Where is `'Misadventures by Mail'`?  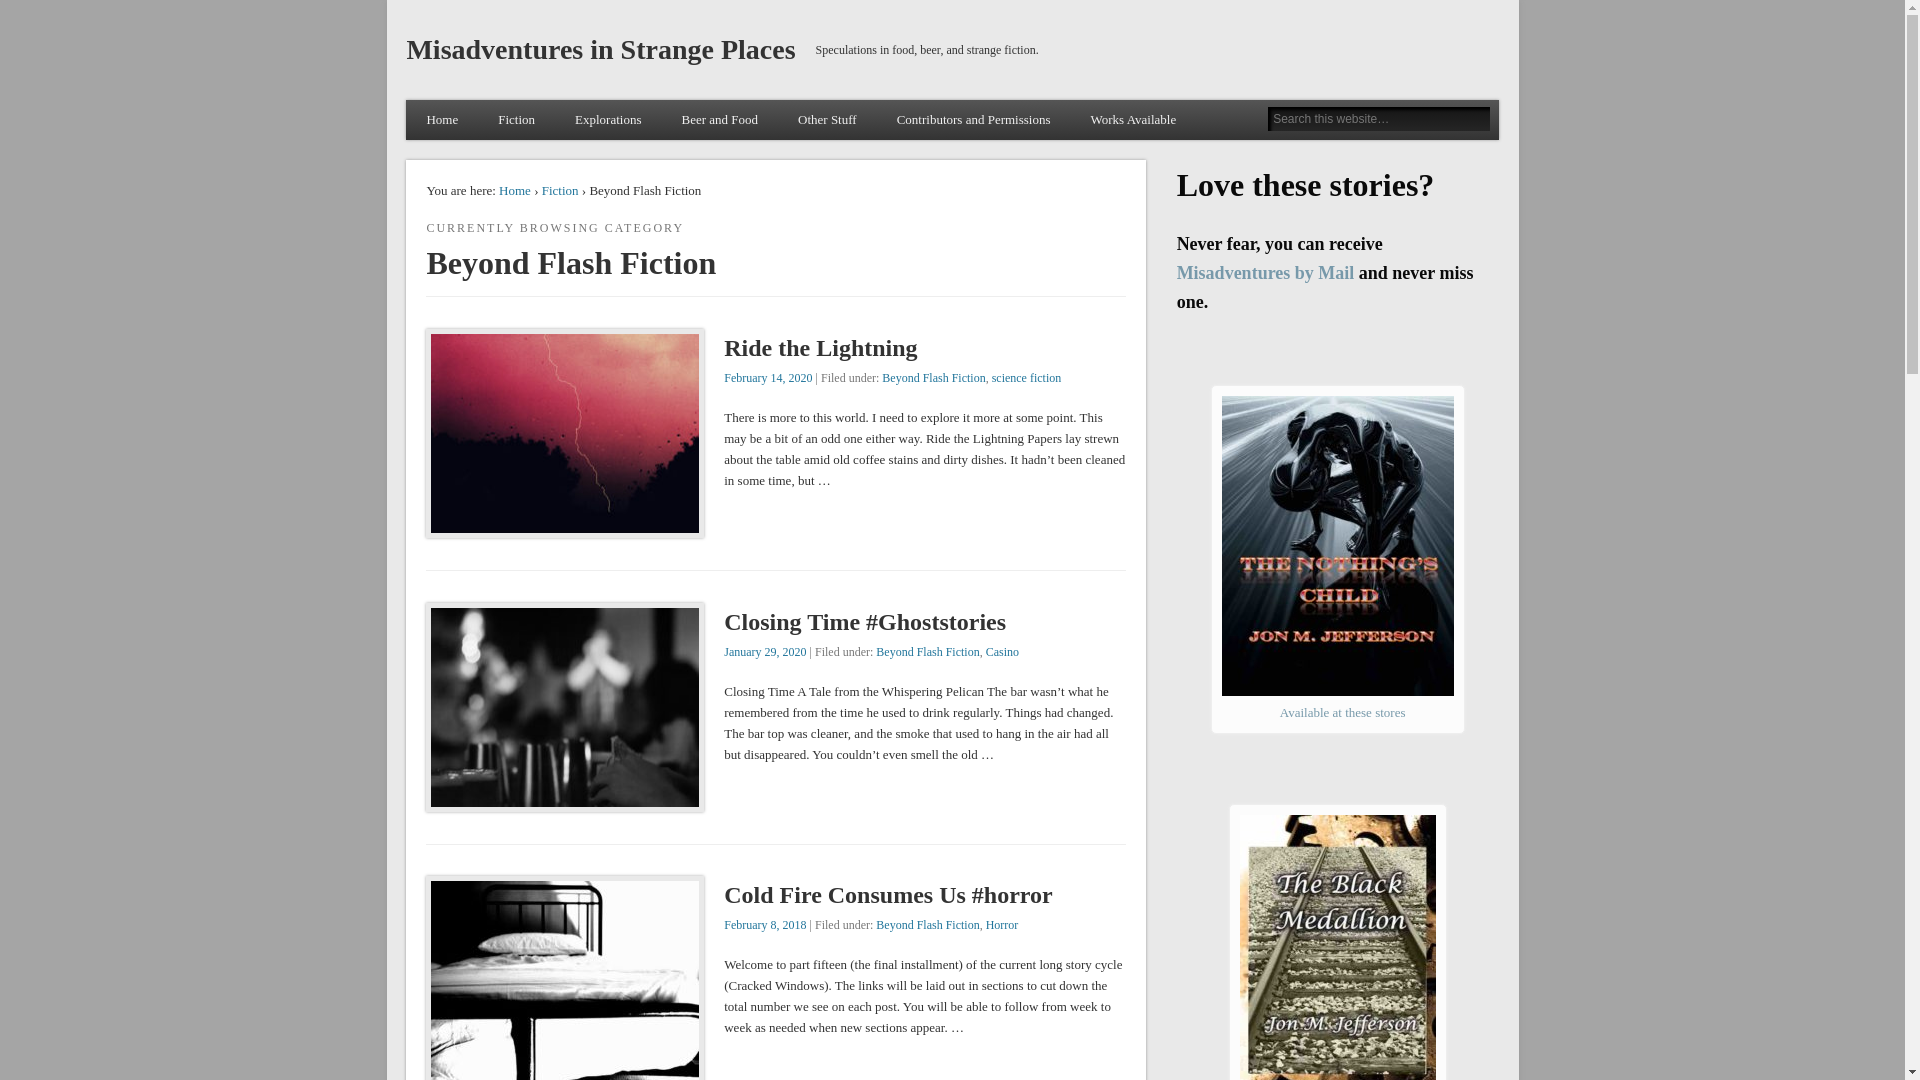
'Misadventures by Mail' is located at coordinates (1265, 273).